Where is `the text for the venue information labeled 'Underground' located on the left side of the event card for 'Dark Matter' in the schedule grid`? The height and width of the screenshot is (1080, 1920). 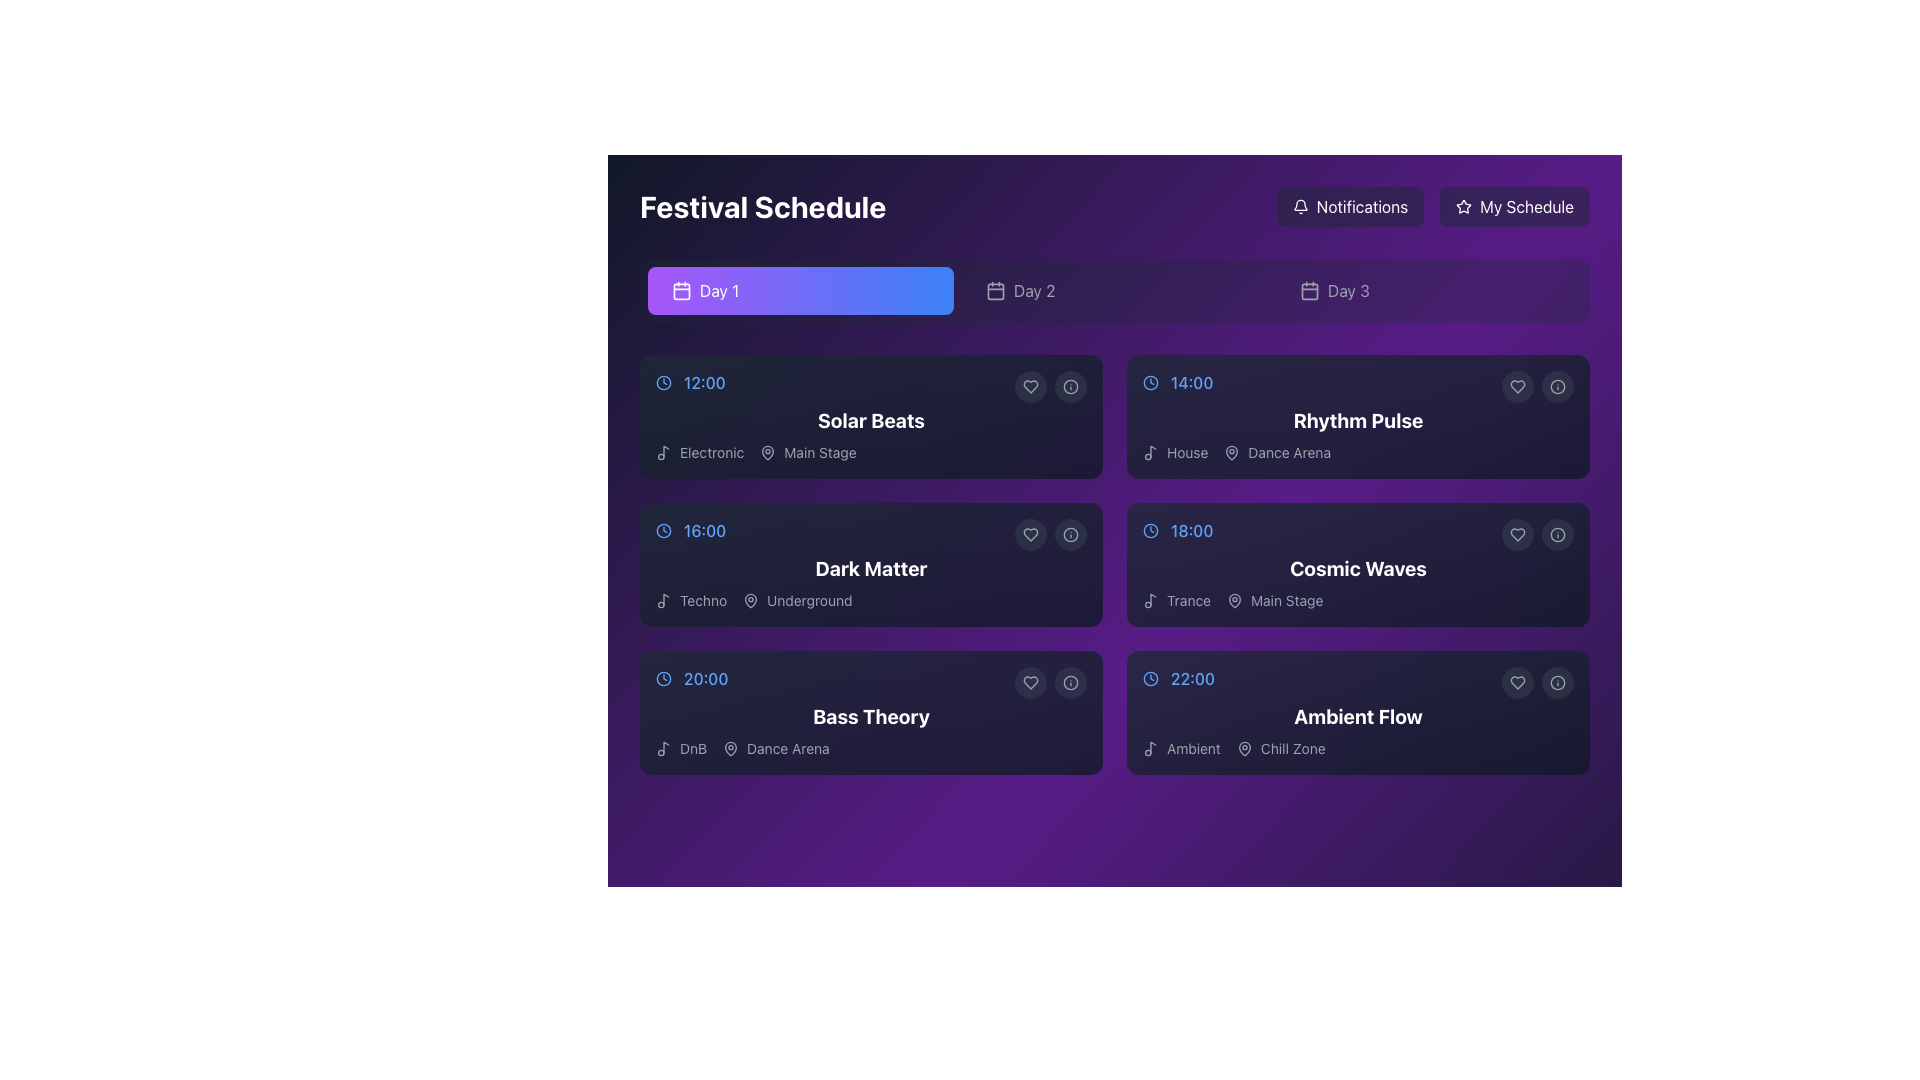 the text for the venue information labeled 'Underground' located on the left side of the event card for 'Dark Matter' in the schedule grid is located at coordinates (796, 600).